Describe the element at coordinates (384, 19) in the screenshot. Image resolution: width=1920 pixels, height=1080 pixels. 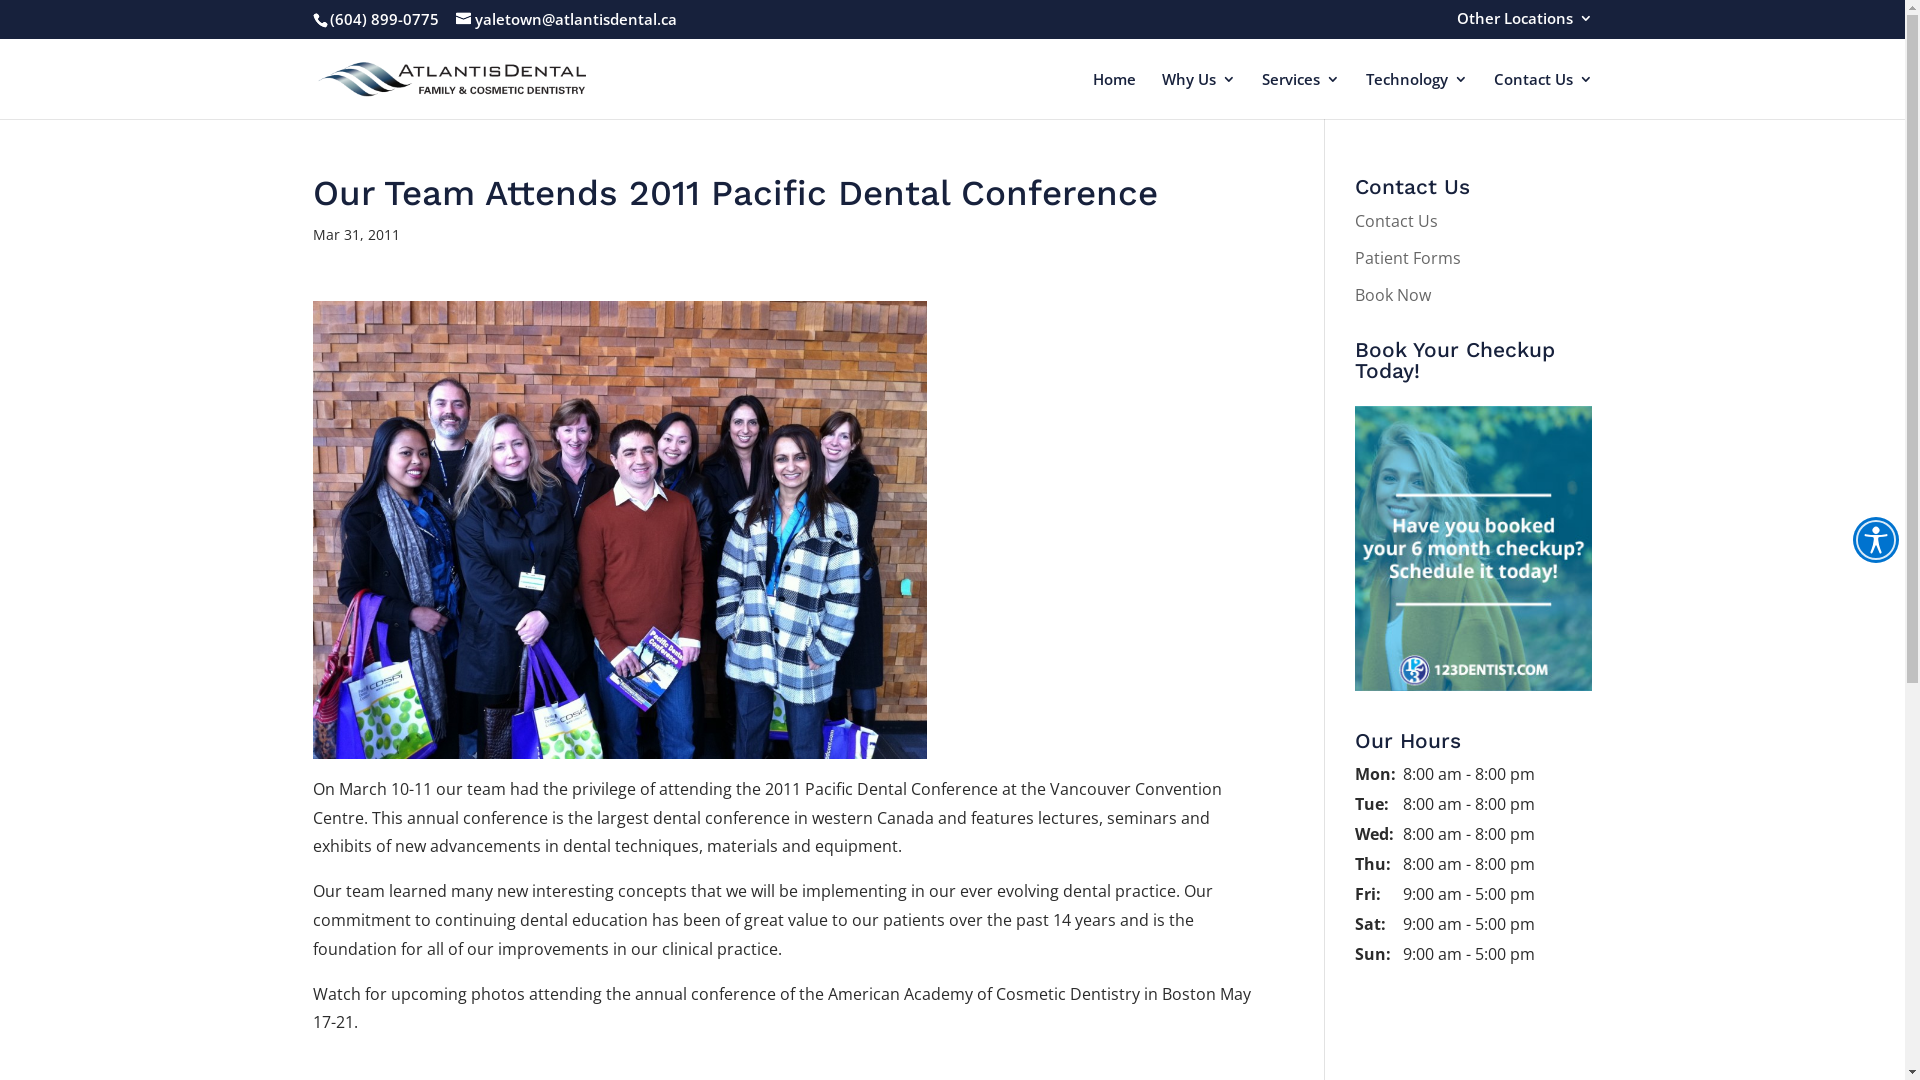
I see `'(604) 899-0775'` at that location.